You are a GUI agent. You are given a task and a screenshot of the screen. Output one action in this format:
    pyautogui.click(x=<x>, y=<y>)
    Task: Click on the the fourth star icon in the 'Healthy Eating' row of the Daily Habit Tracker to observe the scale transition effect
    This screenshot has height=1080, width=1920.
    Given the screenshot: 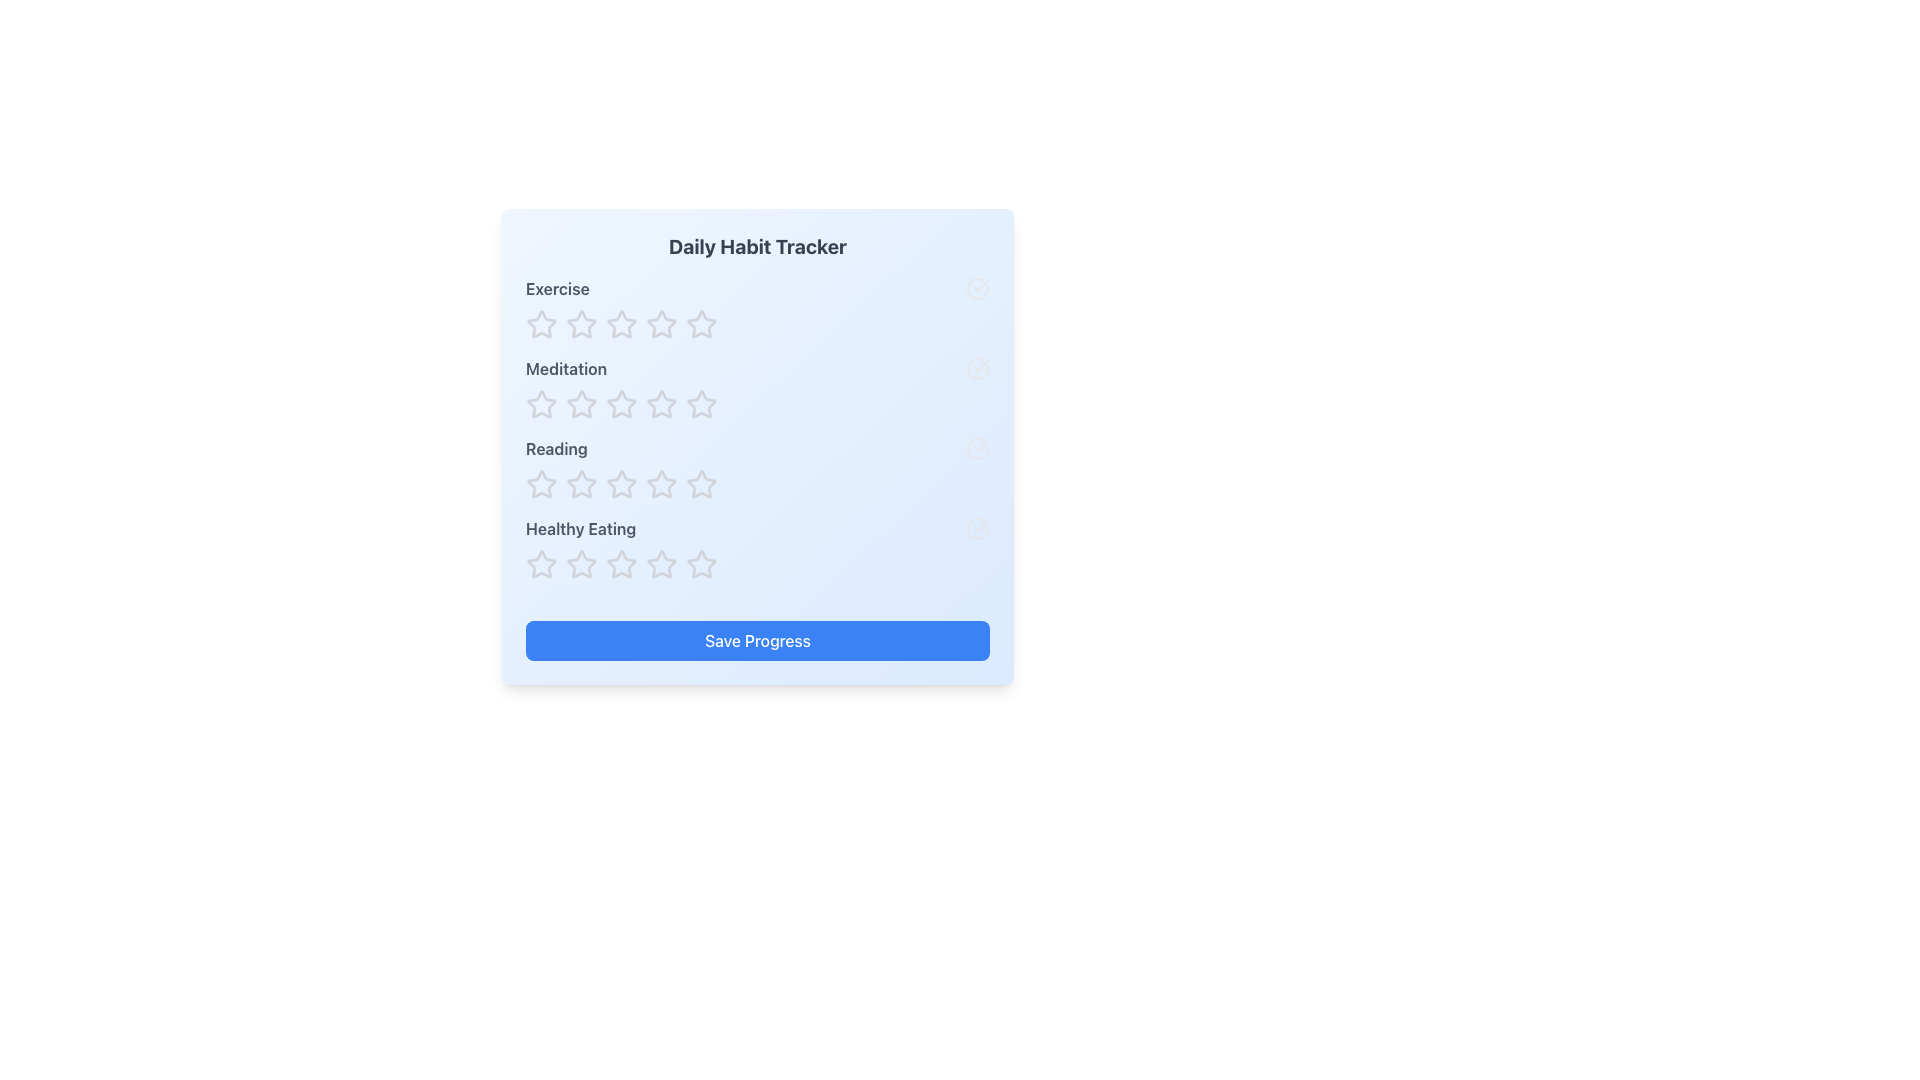 What is the action you would take?
    pyautogui.click(x=621, y=564)
    